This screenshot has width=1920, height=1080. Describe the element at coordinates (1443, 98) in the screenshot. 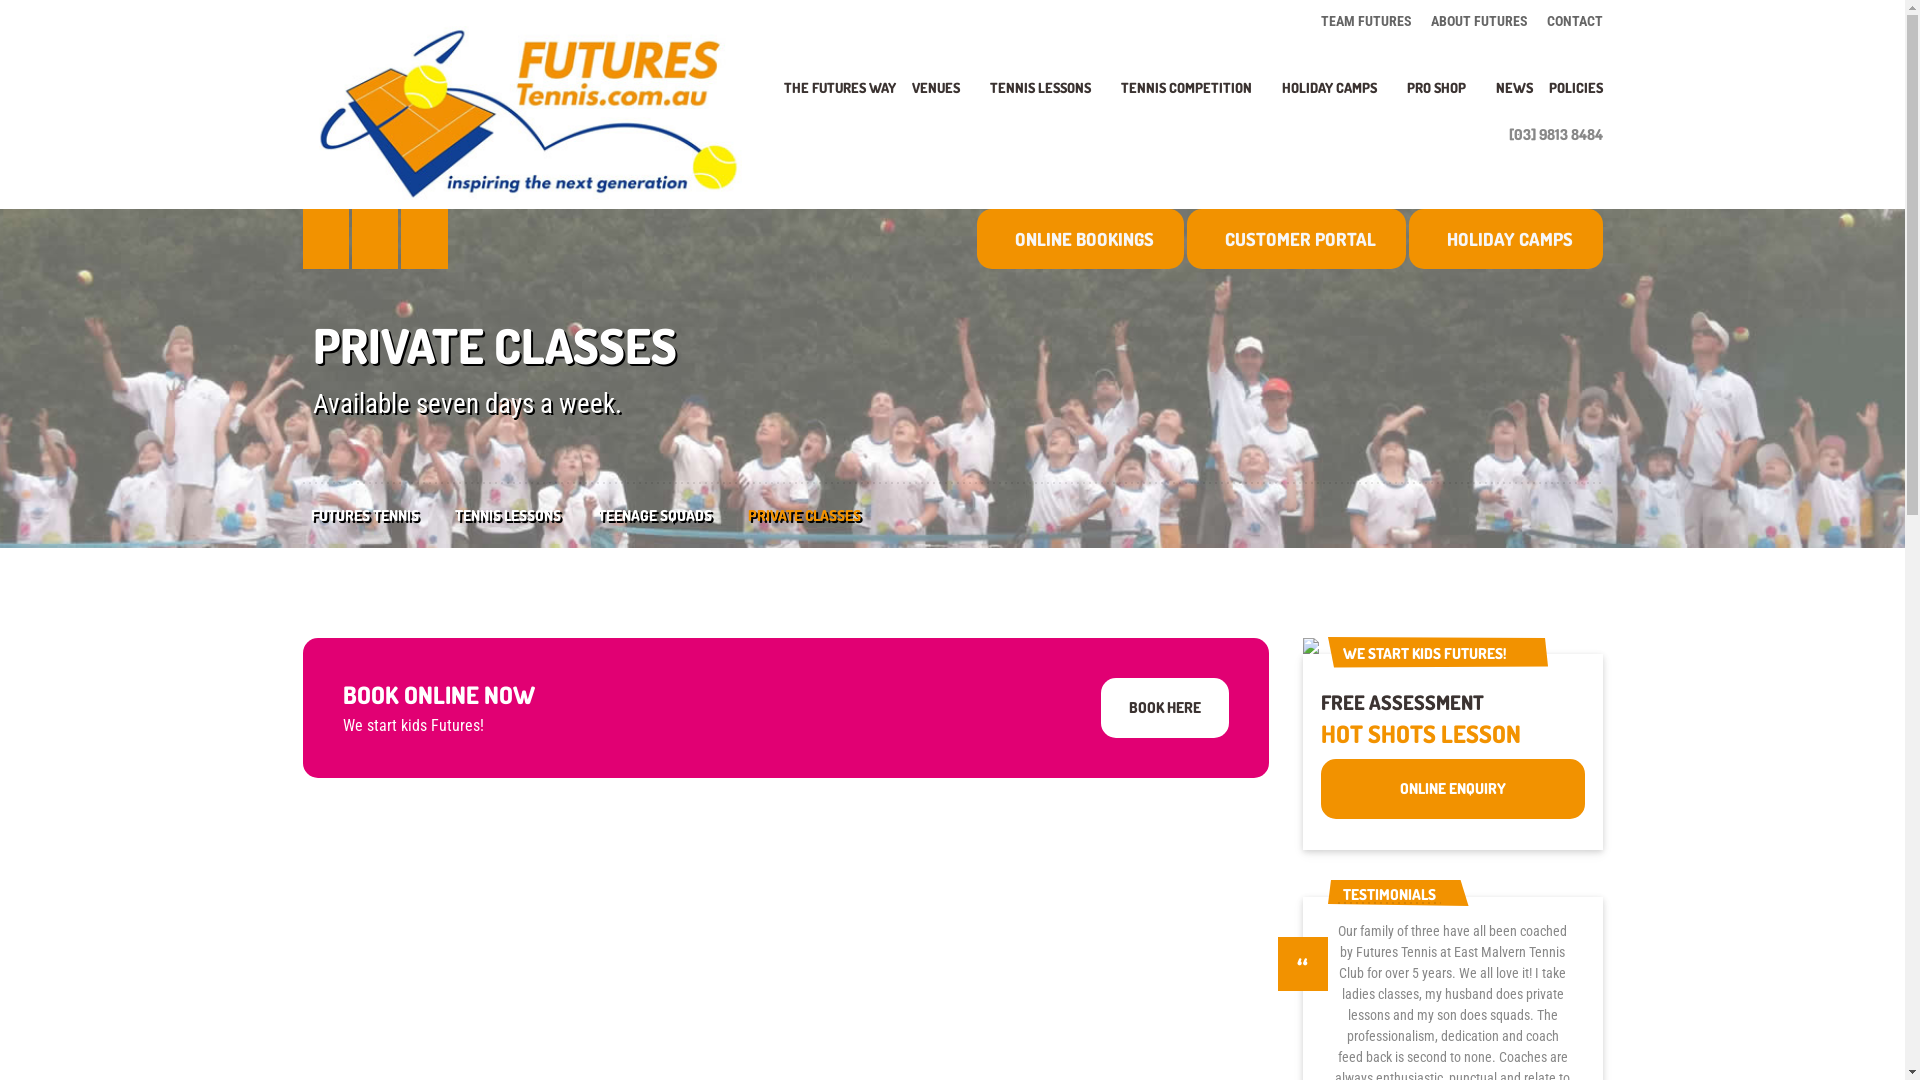

I see `'PRO SHOP'` at that location.